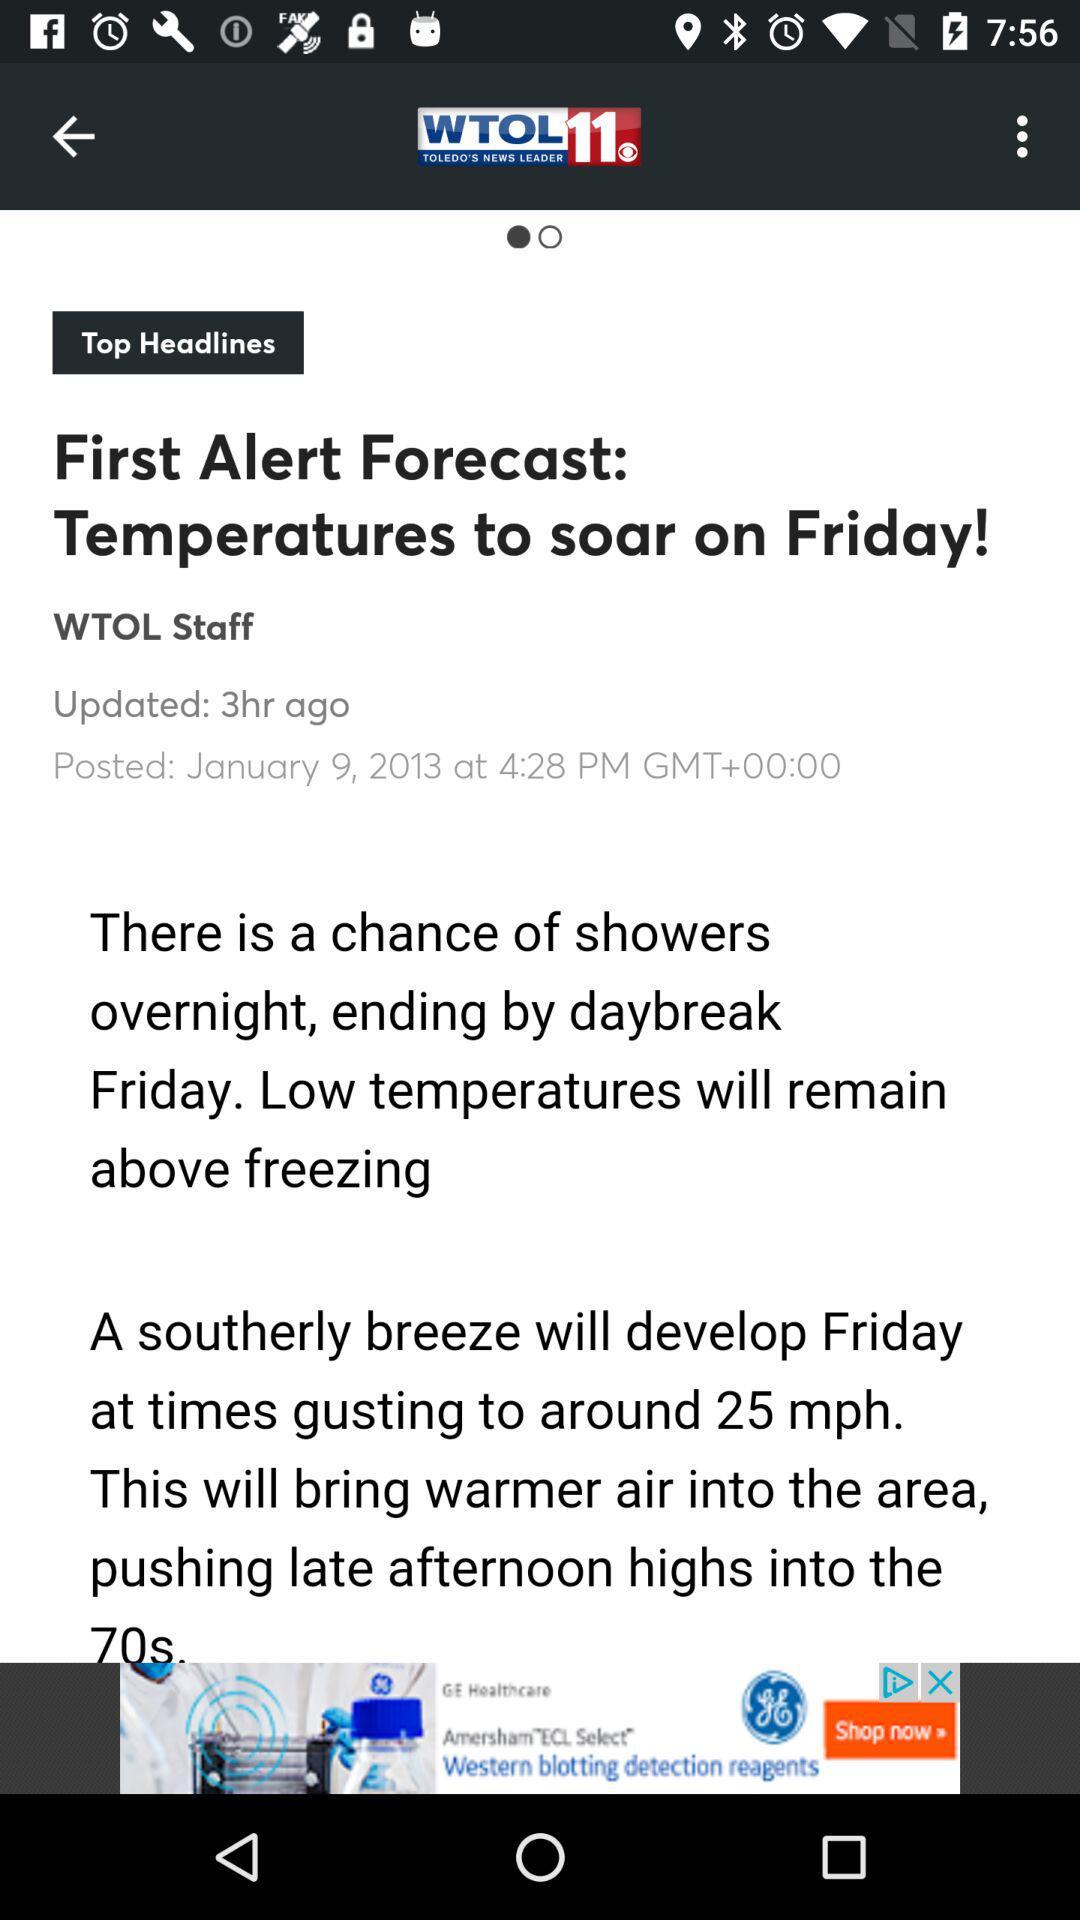 The height and width of the screenshot is (1920, 1080). What do you see at coordinates (540, 1727) in the screenshot?
I see `option` at bounding box center [540, 1727].